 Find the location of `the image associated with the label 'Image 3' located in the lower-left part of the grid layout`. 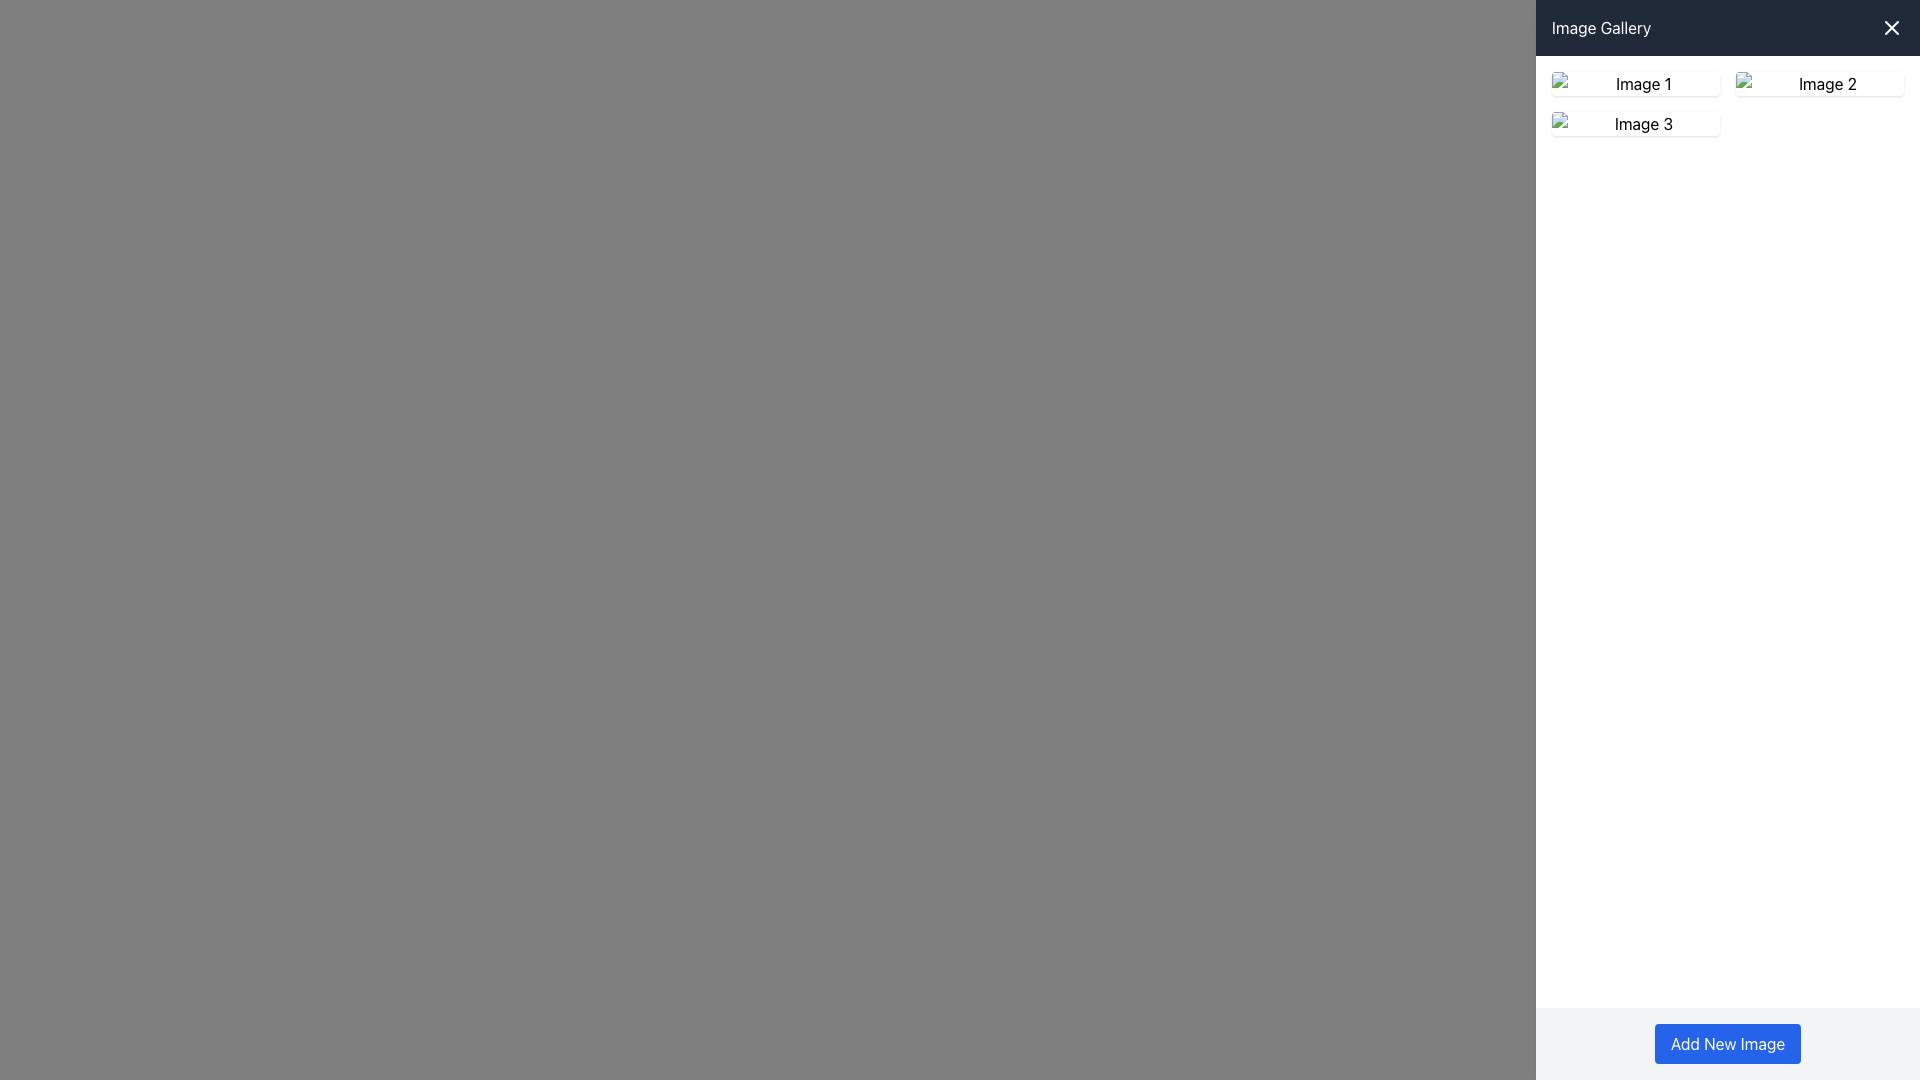

the image associated with the label 'Image 3' located in the lower-left part of the grid layout is located at coordinates (1636, 123).